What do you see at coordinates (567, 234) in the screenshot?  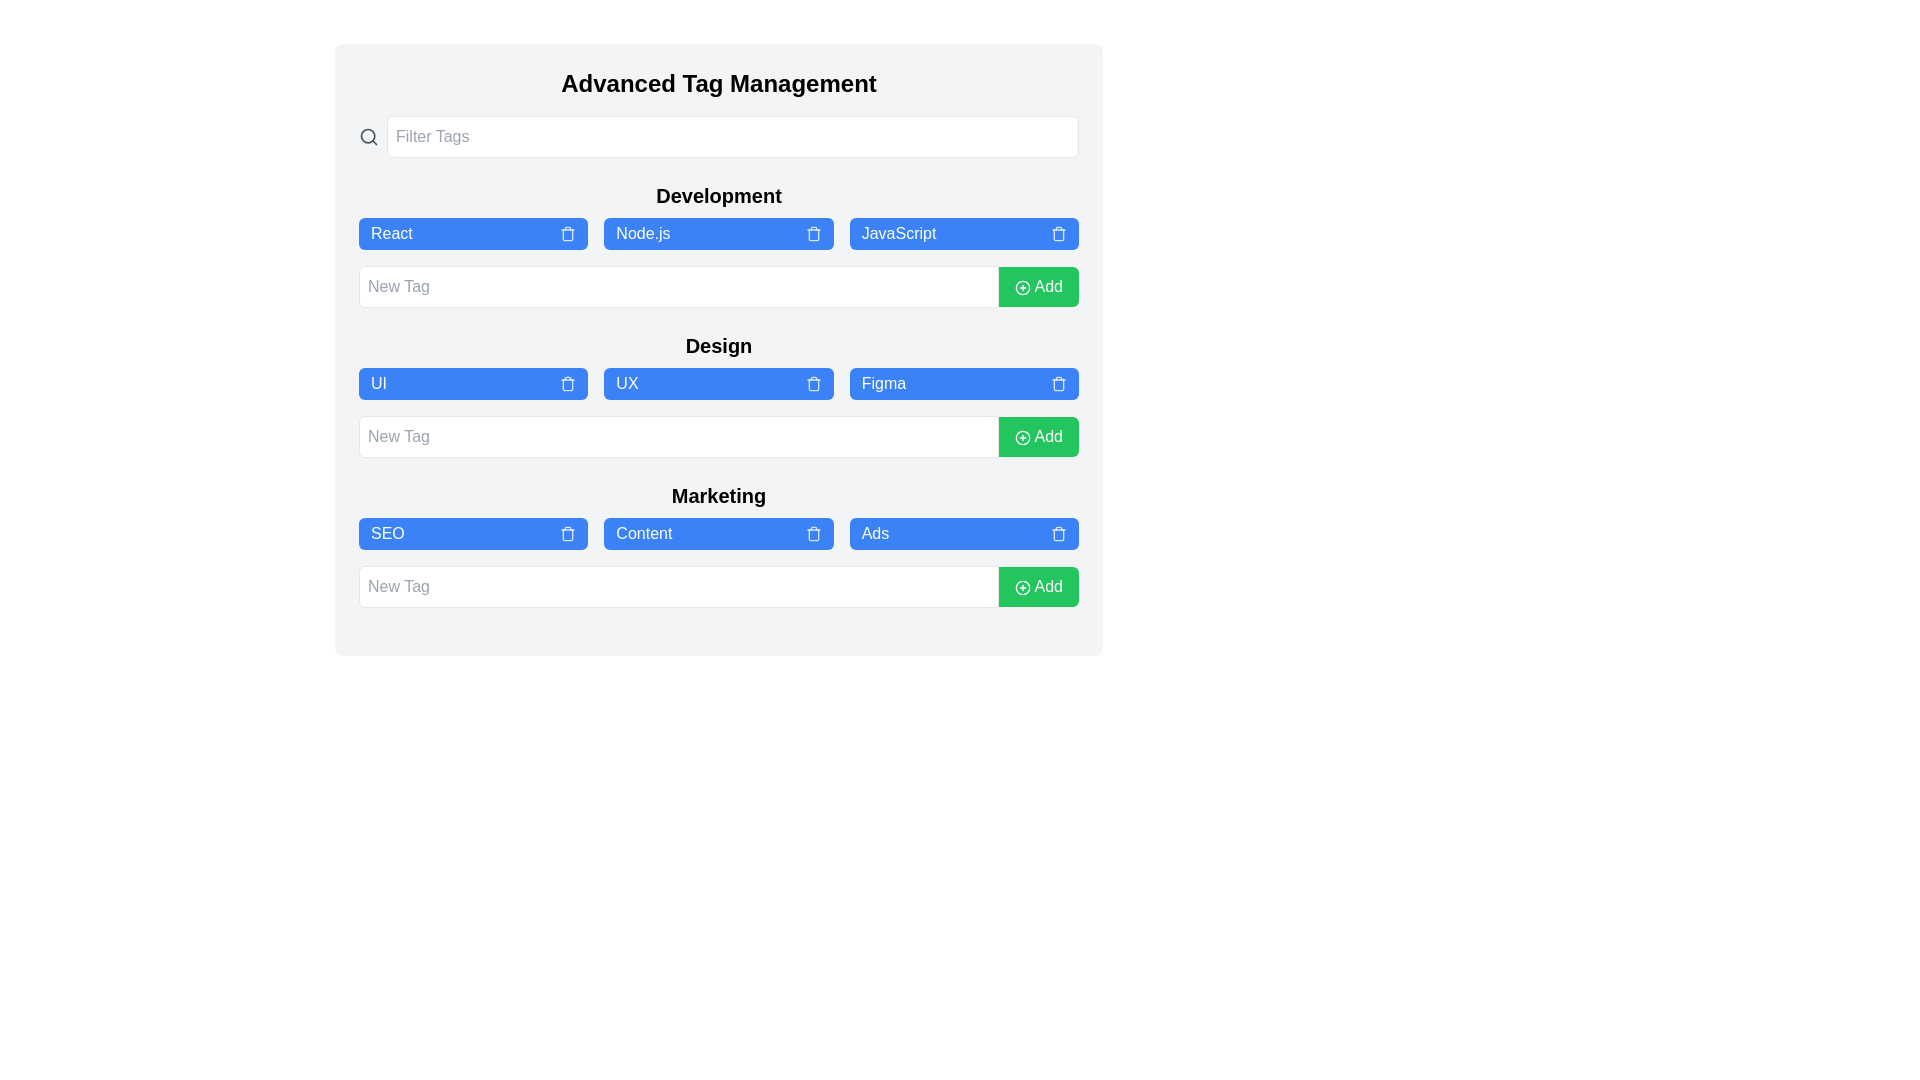 I see `the delete button icon for the 'React' tag in the 'Development' section, which is part of a row of blue labels at the top of the interface` at bounding box center [567, 234].